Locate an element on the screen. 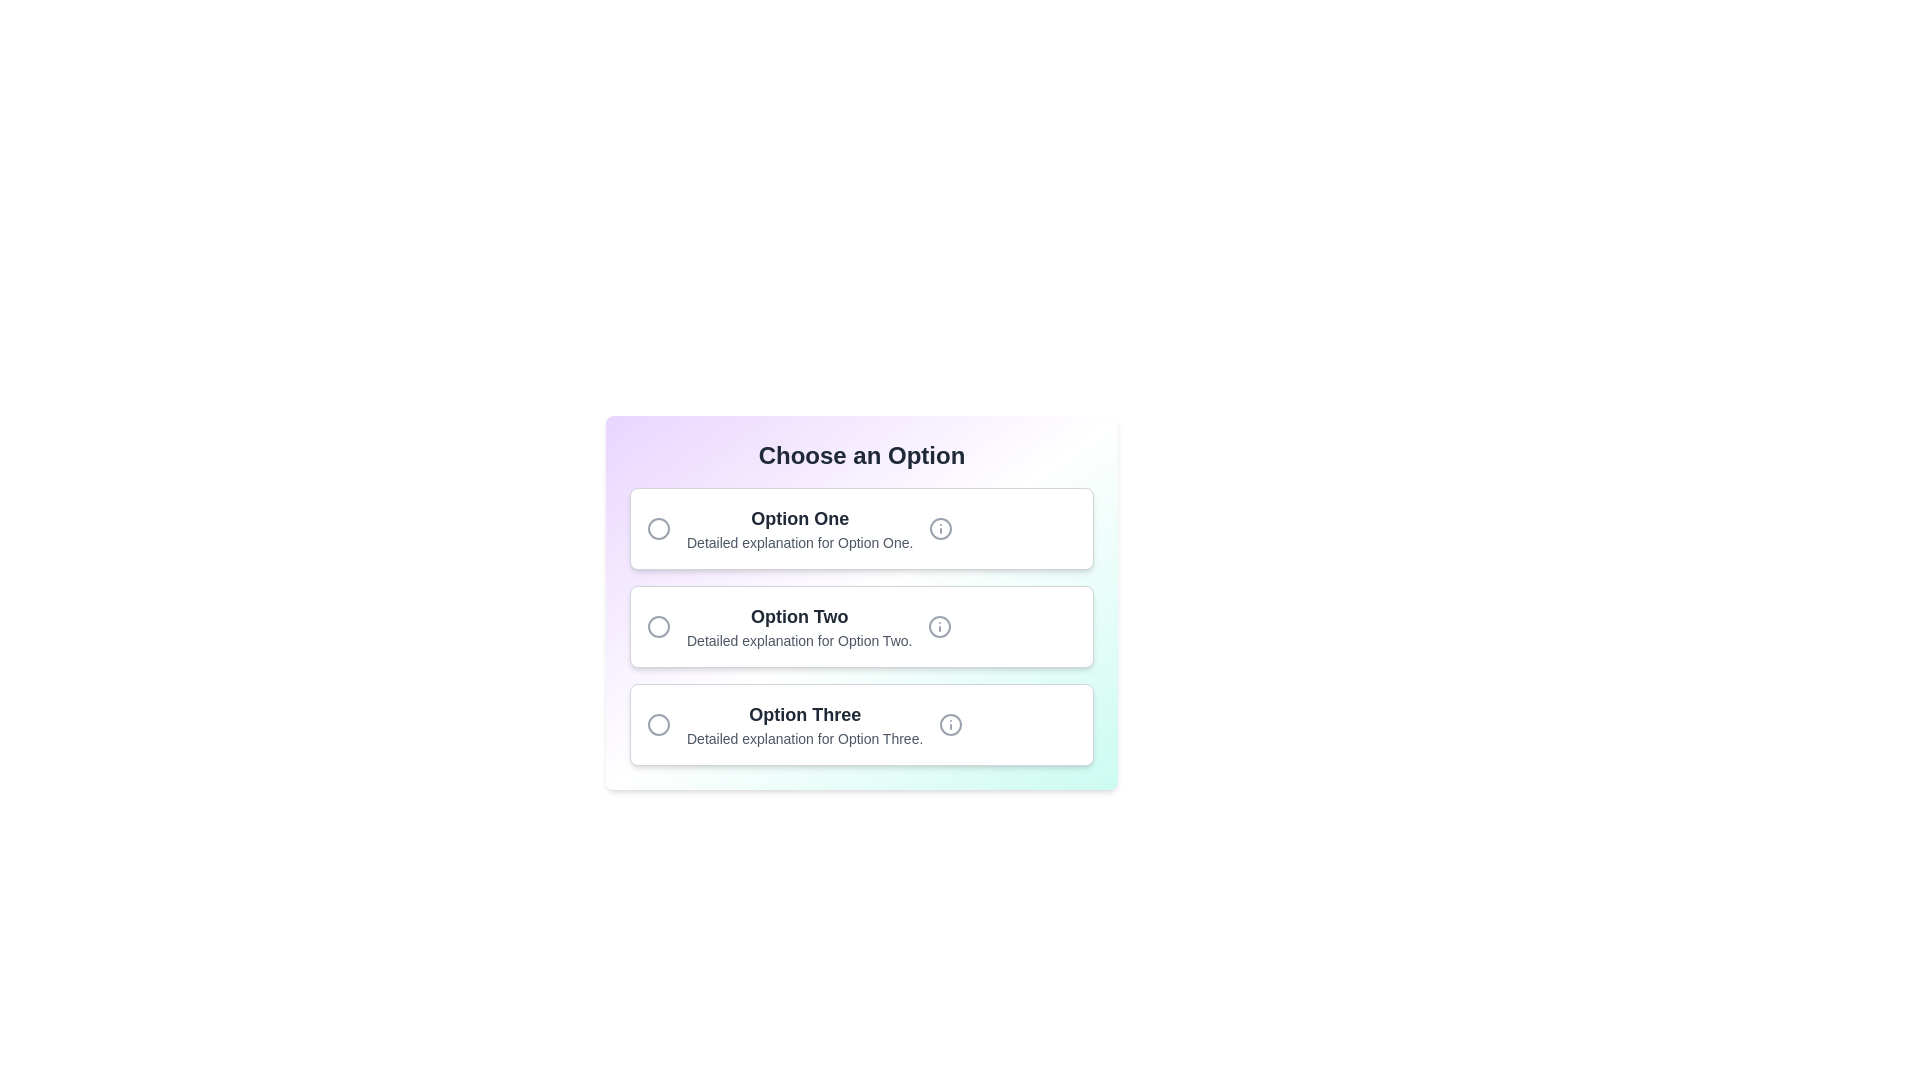 This screenshot has width=1920, height=1080. the circular radio button for selecting 'Option Three' located to the left of the option text is located at coordinates (658, 725).